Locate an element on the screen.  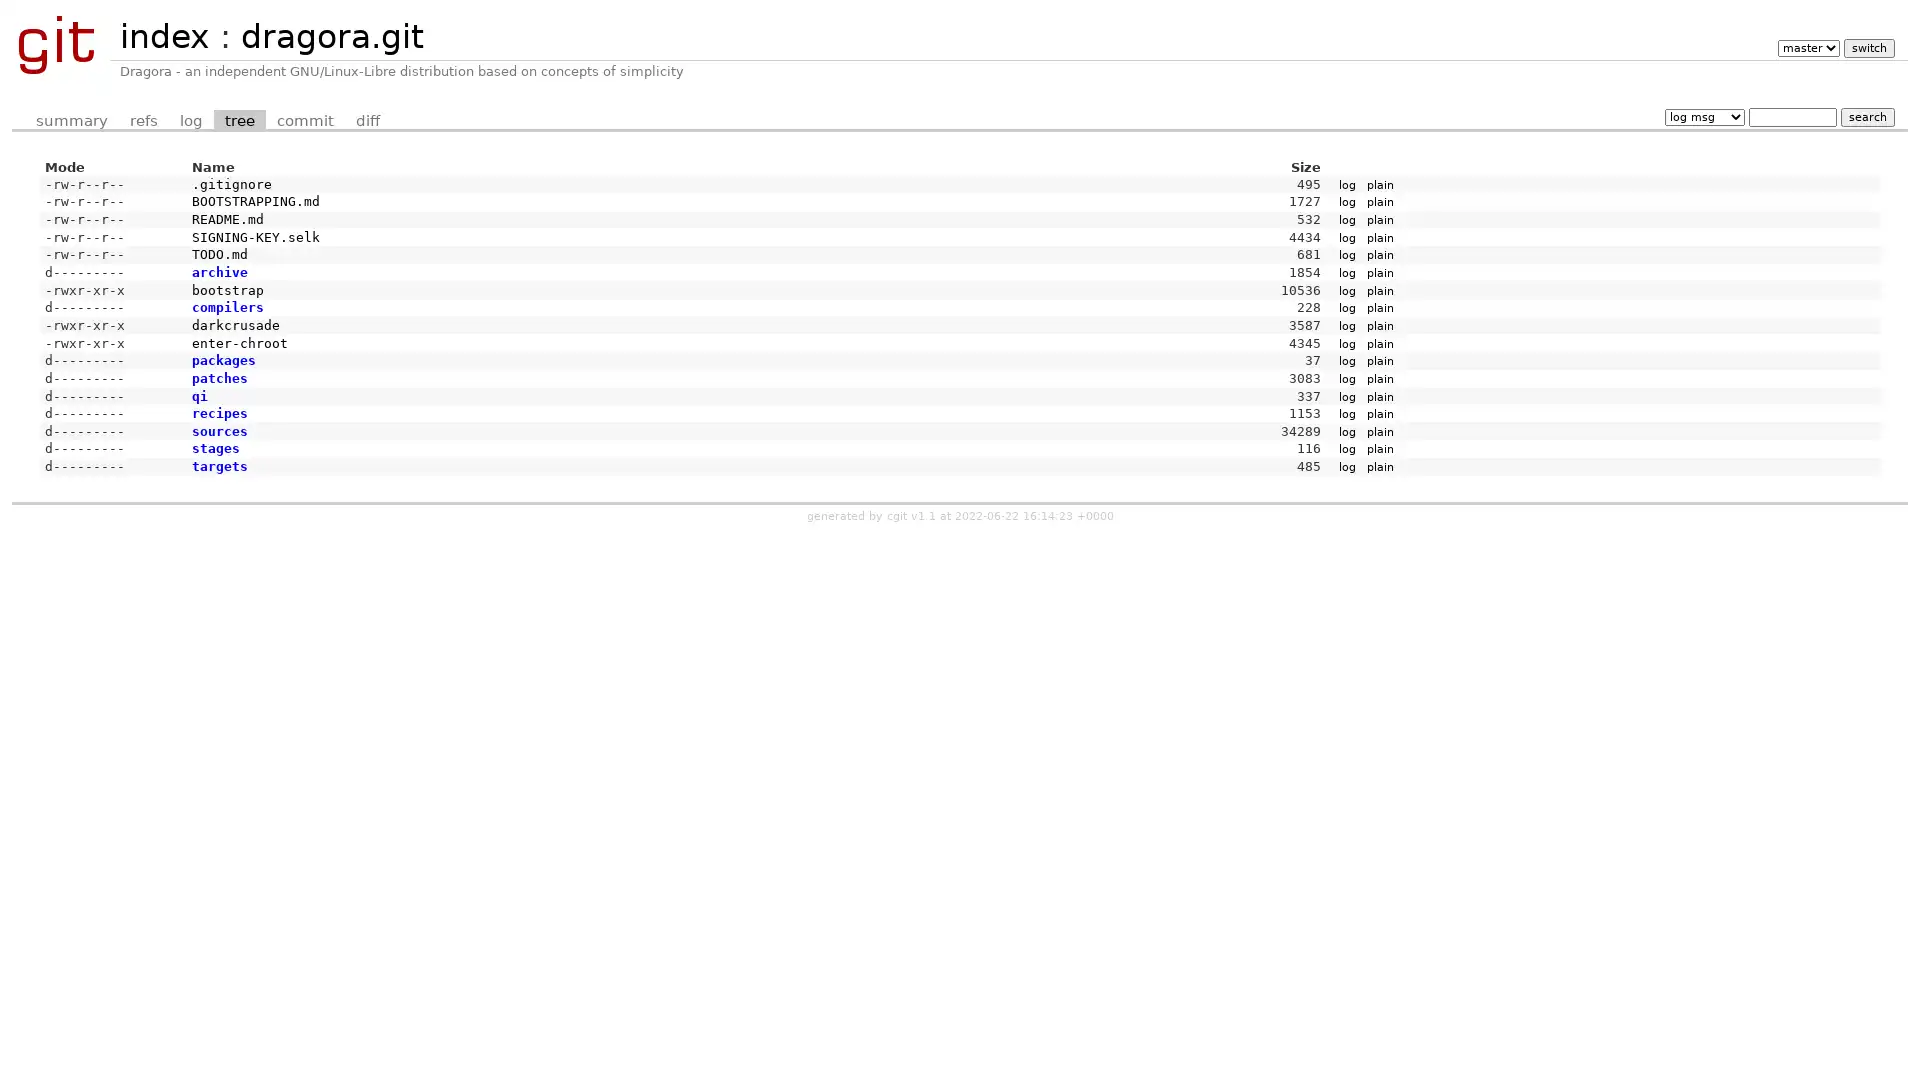
search is located at coordinates (1866, 116).